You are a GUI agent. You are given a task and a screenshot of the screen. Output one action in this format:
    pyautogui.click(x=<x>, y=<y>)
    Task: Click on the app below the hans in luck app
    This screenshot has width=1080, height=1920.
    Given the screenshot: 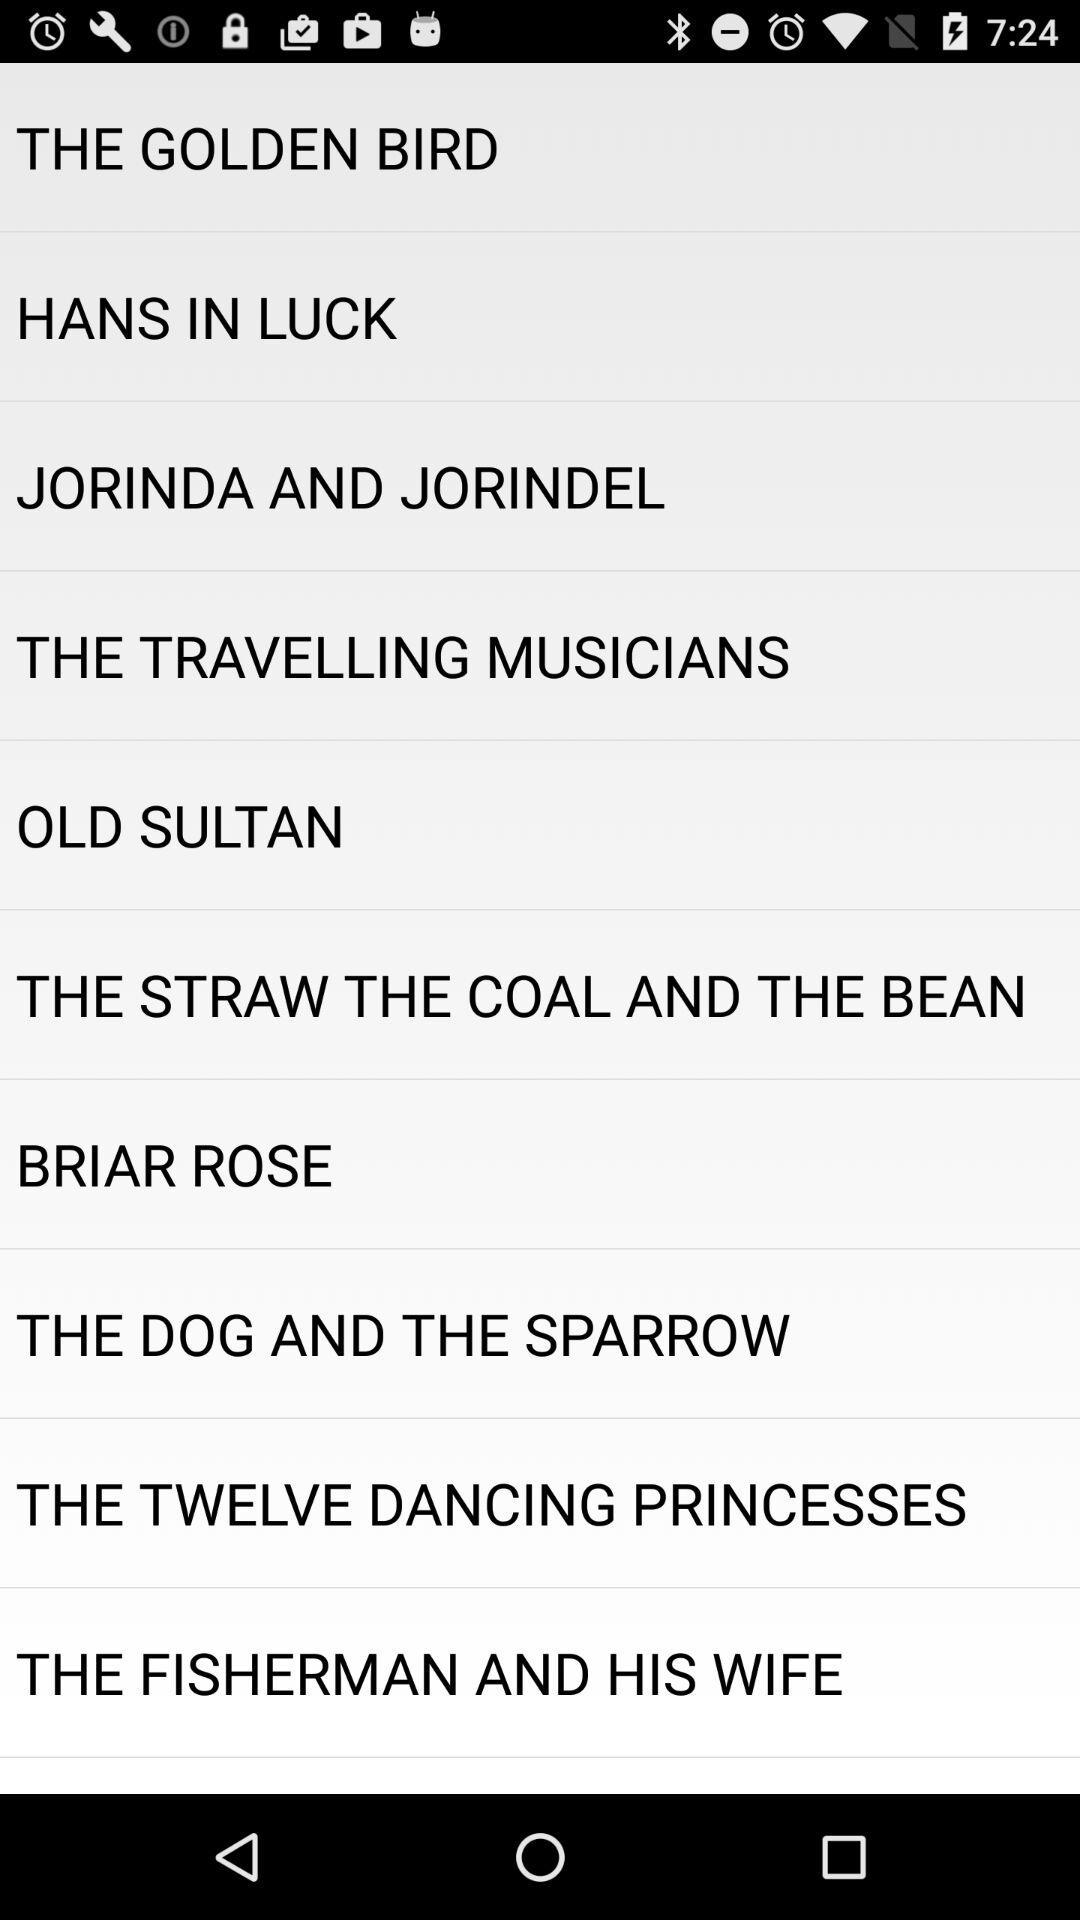 What is the action you would take?
    pyautogui.click(x=540, y=485)
    